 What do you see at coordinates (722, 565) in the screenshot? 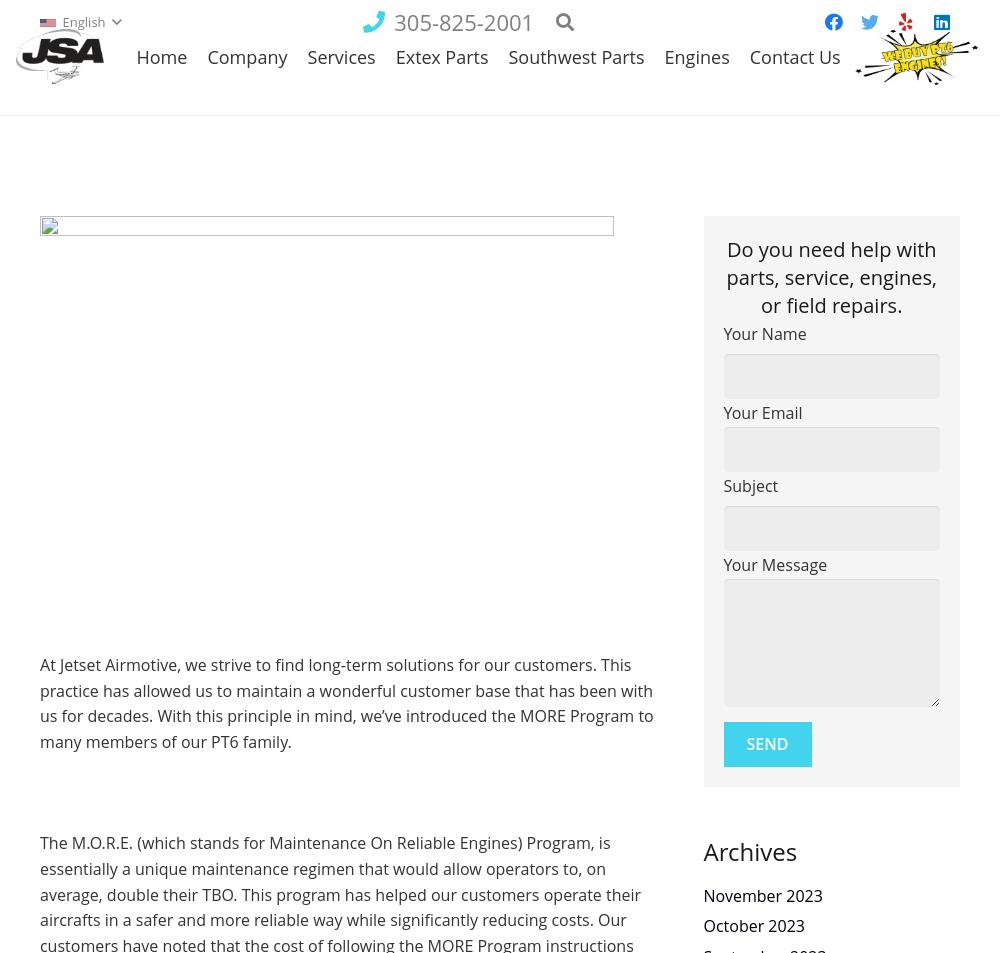
I see `'Your Message'` at bounding box center [722, 565].